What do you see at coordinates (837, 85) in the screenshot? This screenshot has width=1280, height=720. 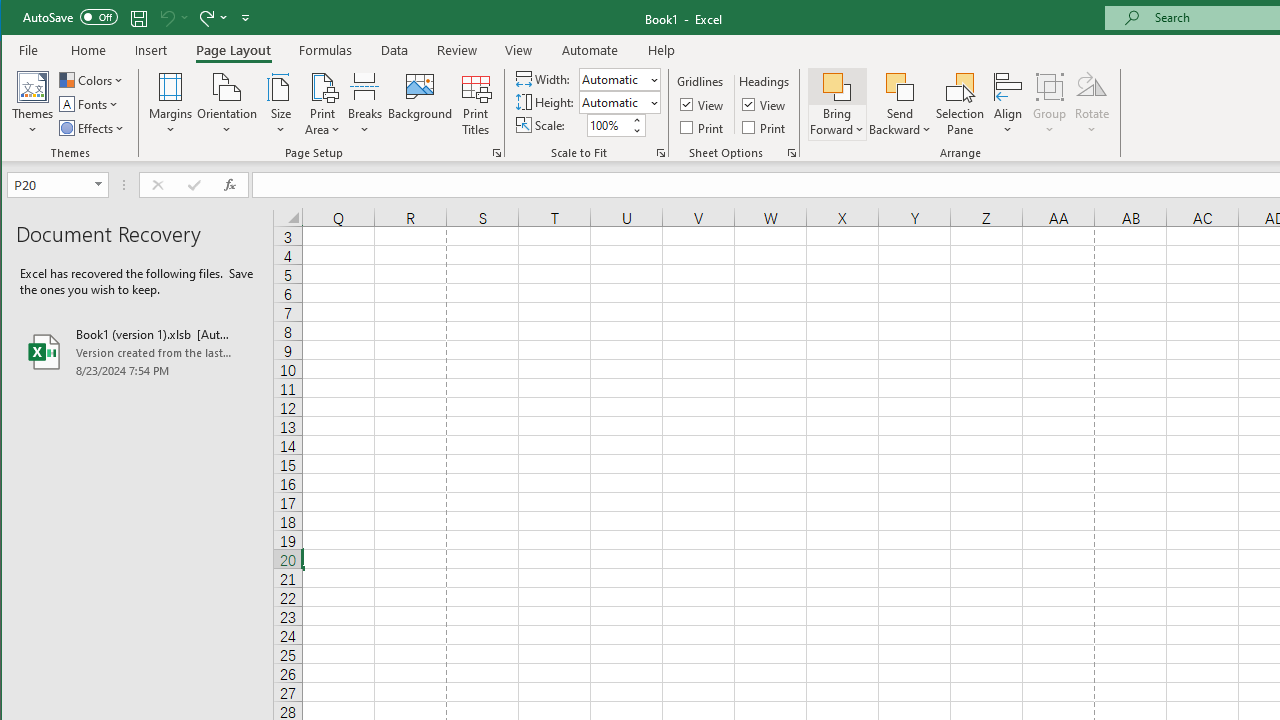 I see `'Bring Forward'` at bounding box center [837, 85].